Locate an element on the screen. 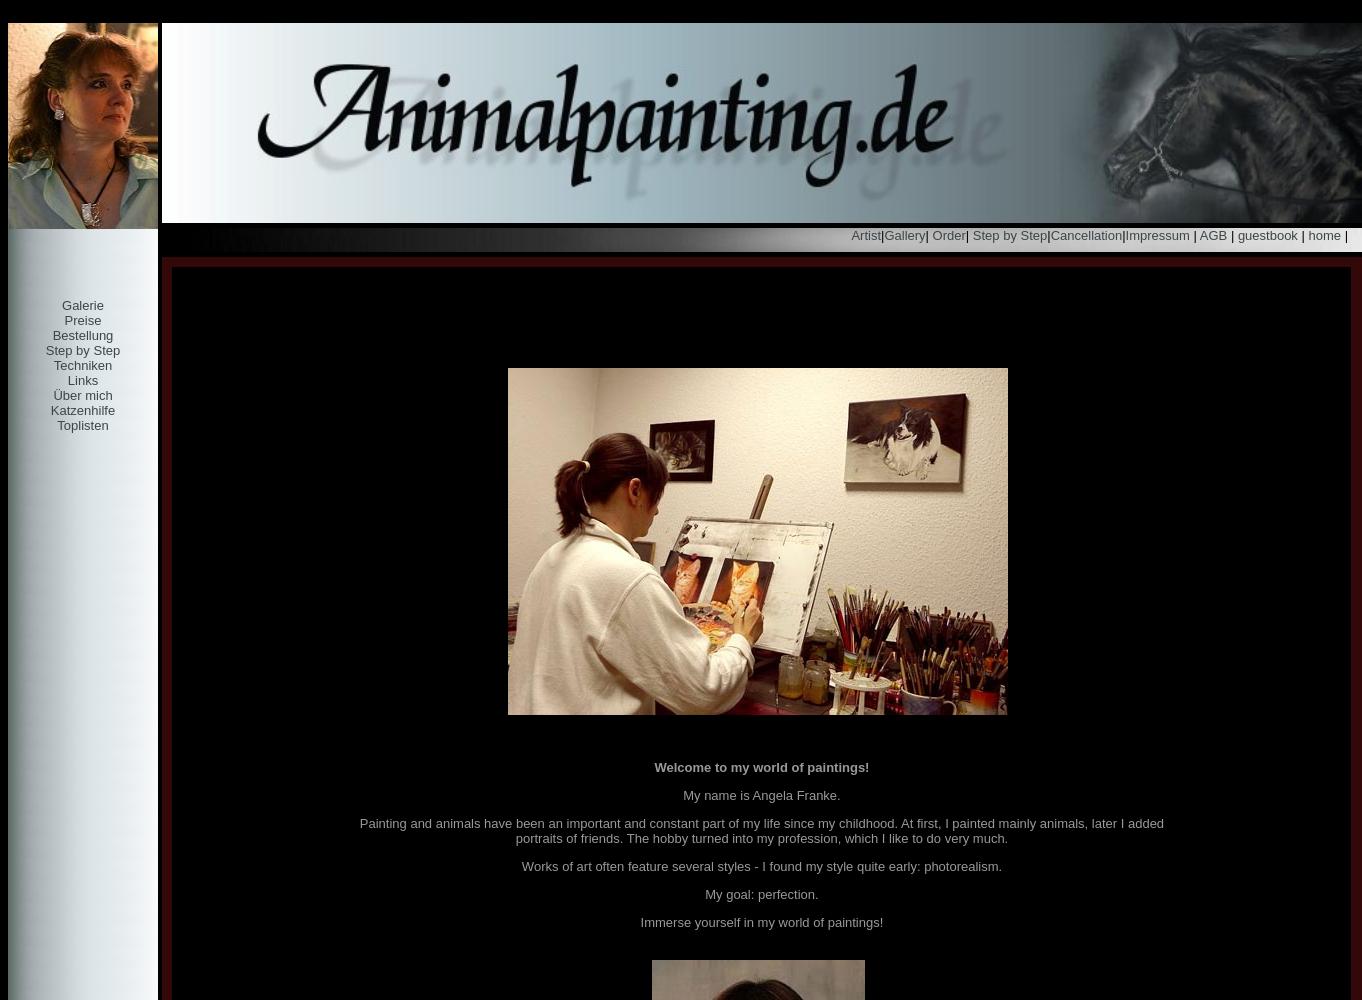 Image resolution: width=1362 pixels, height=1000 pixels. 'Preise' is located at coordinates (64, 319).